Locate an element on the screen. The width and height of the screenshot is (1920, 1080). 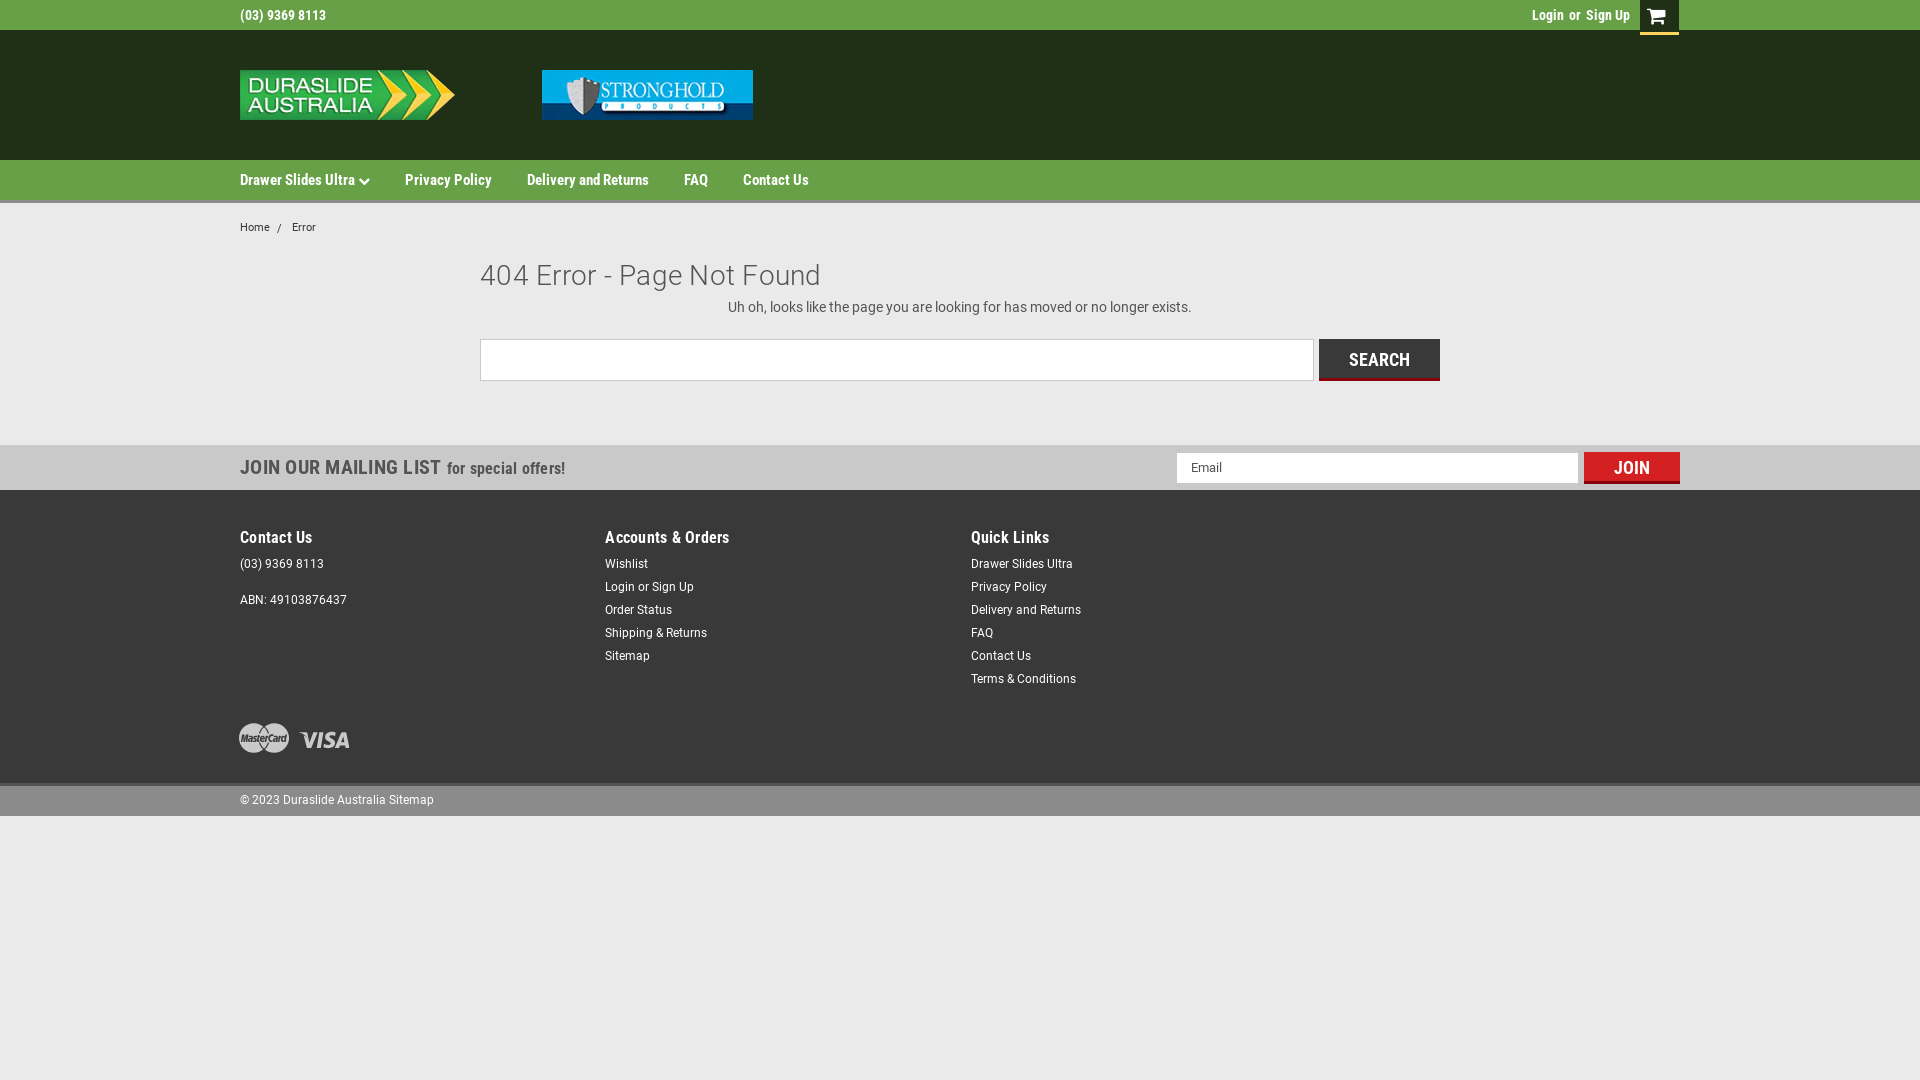
'Wishlist' is located at coordinates (625, 563).